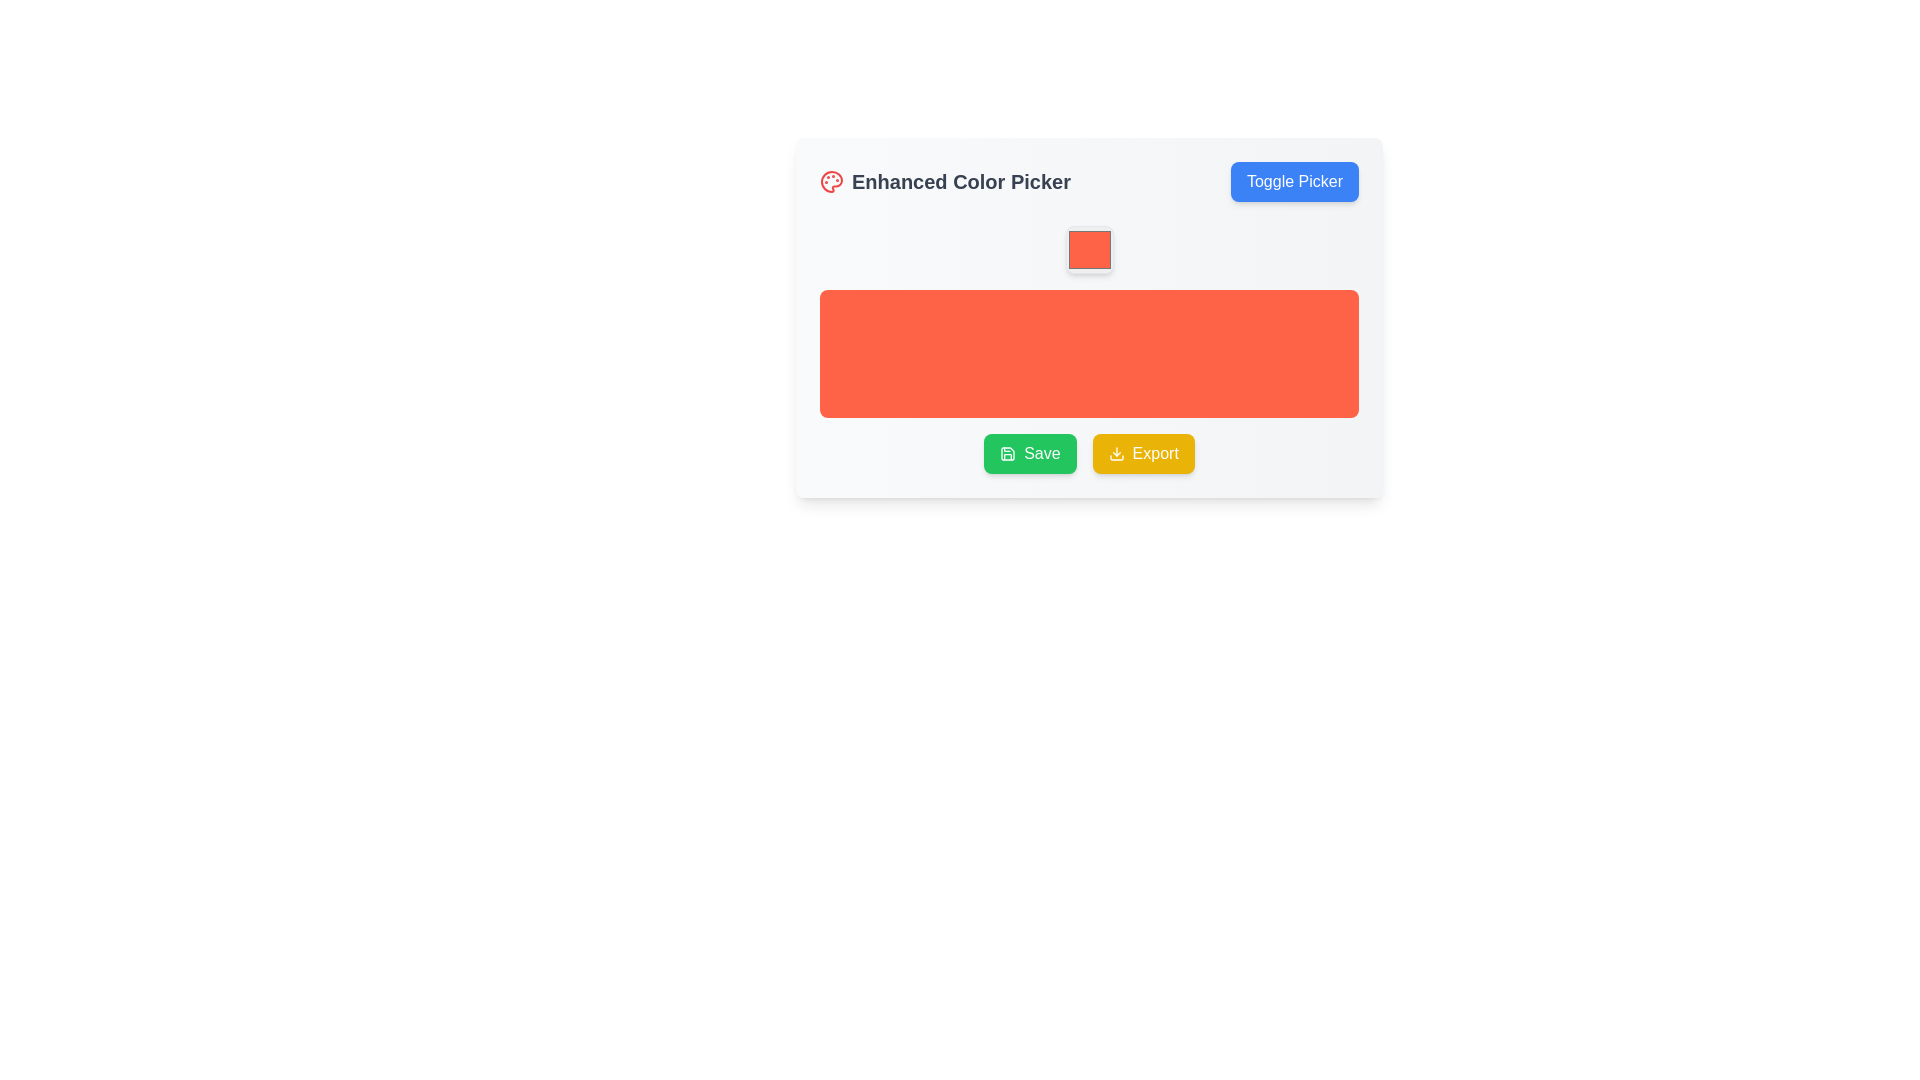  Describe the element at coordinates (1008, 454) in the screenshot. I see `the green 'Save' button by clicking on the outer shape of the save icon, which is part of the SVG component` at that location.